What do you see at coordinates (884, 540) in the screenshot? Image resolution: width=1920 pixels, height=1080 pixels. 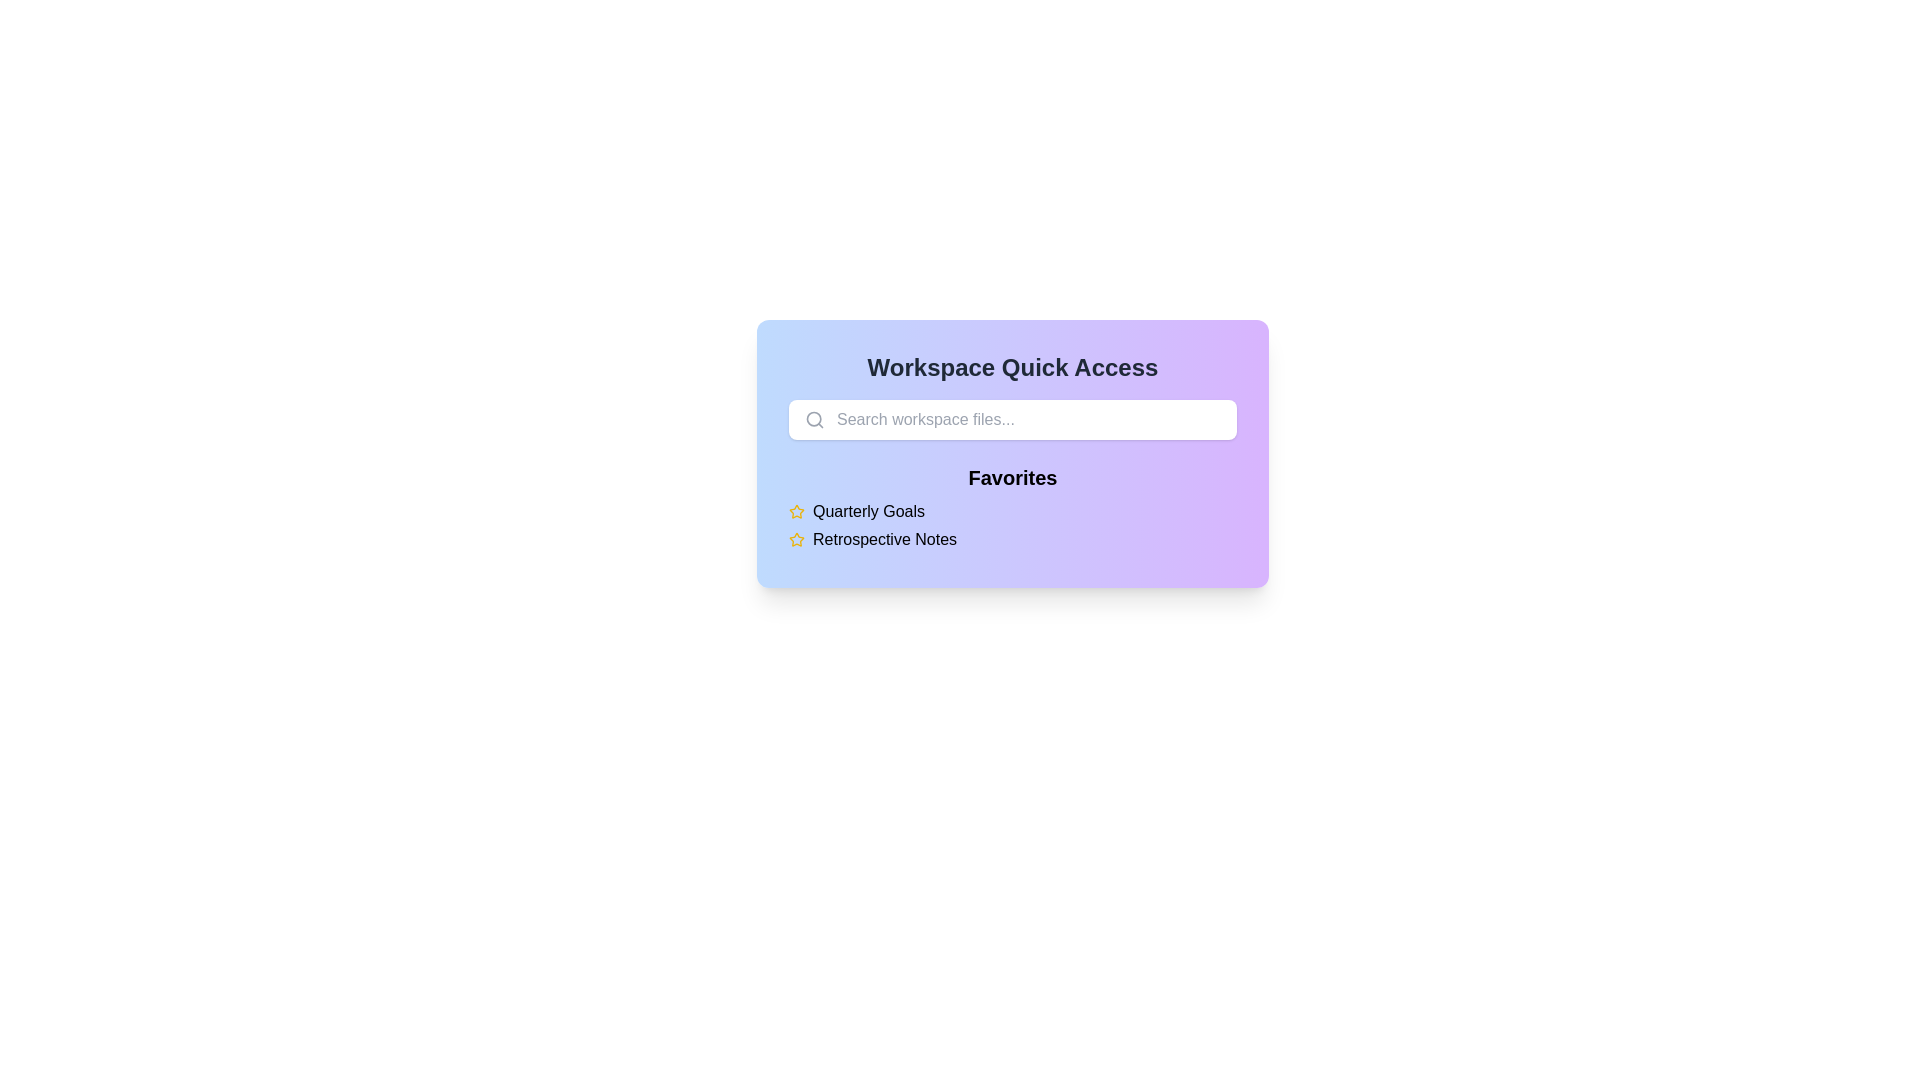 I see `the text label for a favorite or bookmarked entity, which is aligned with a star icon to its left and is the second item in the favorites section below the search bar` at bounding box center [884, 540].